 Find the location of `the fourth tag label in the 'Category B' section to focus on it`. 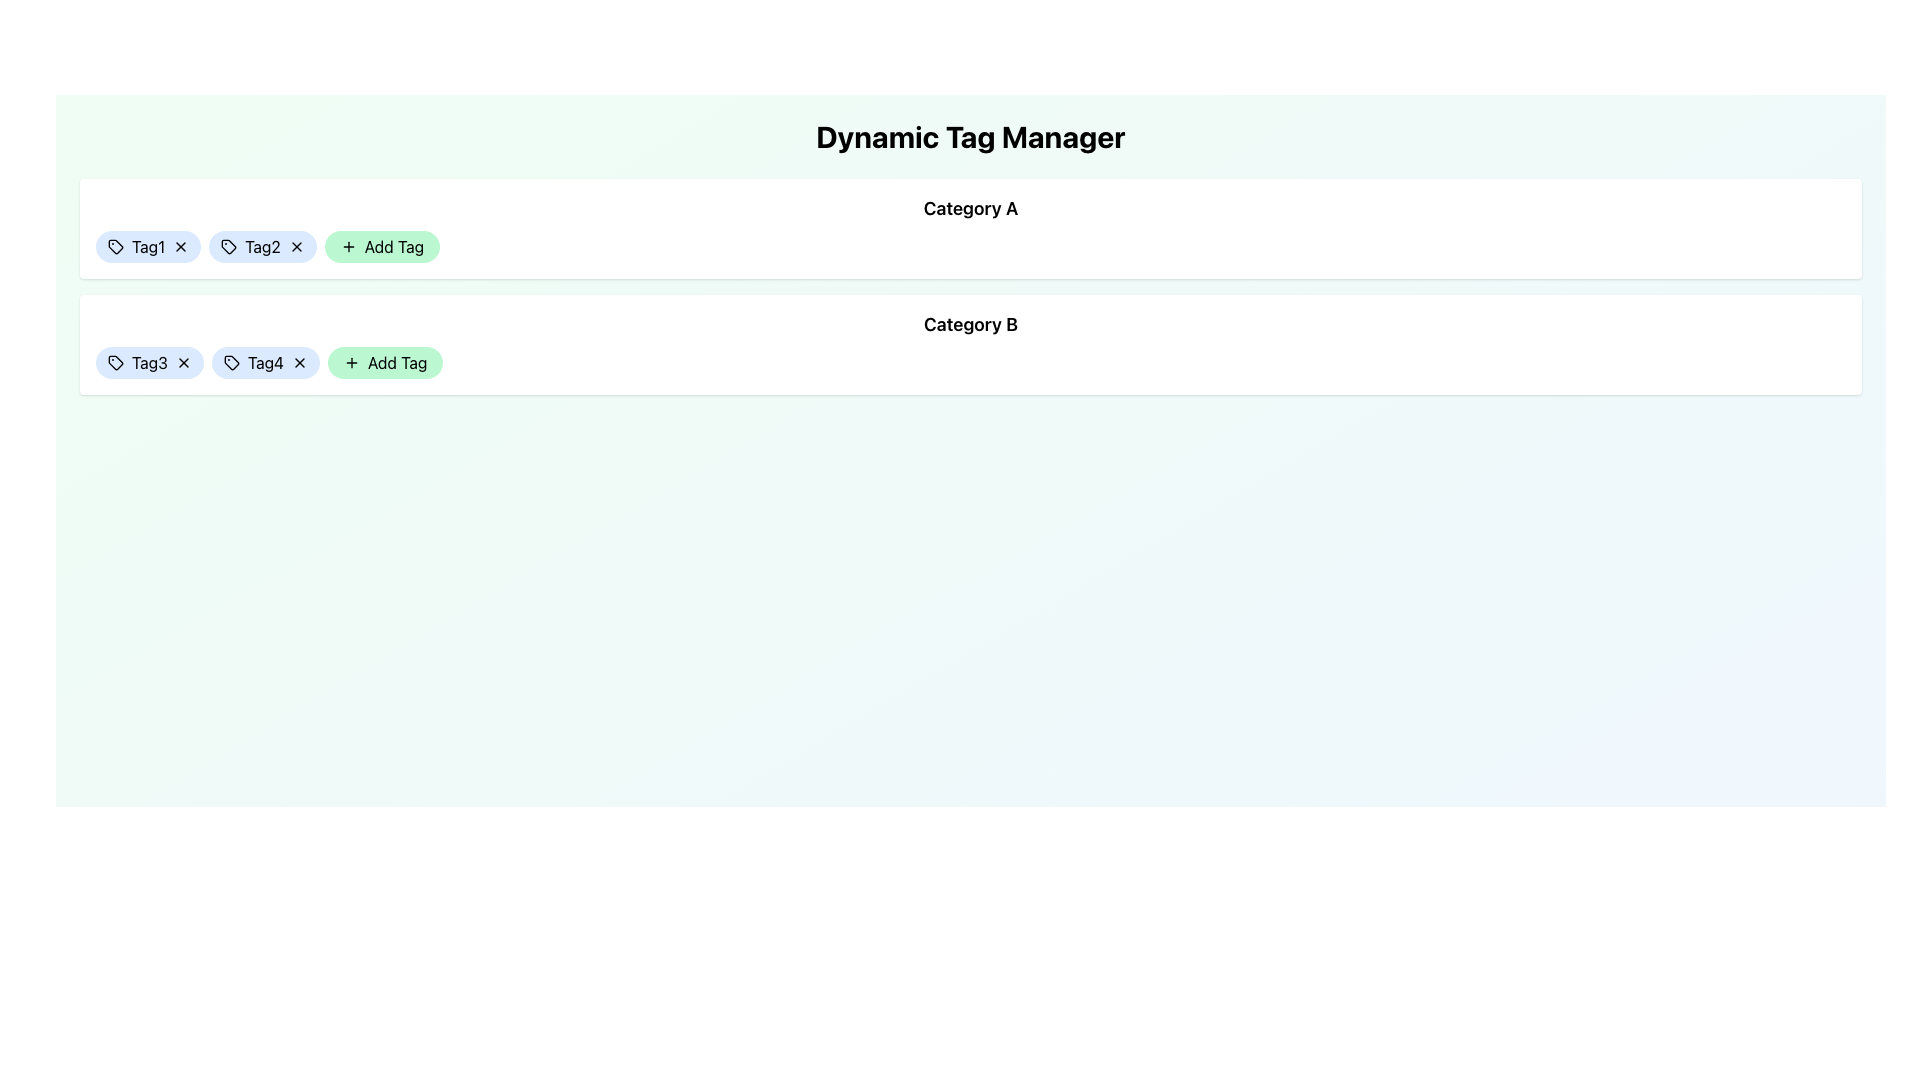

the fourth tag label in the 'Category B' section to focus on it is located at coordinates (264, 362).